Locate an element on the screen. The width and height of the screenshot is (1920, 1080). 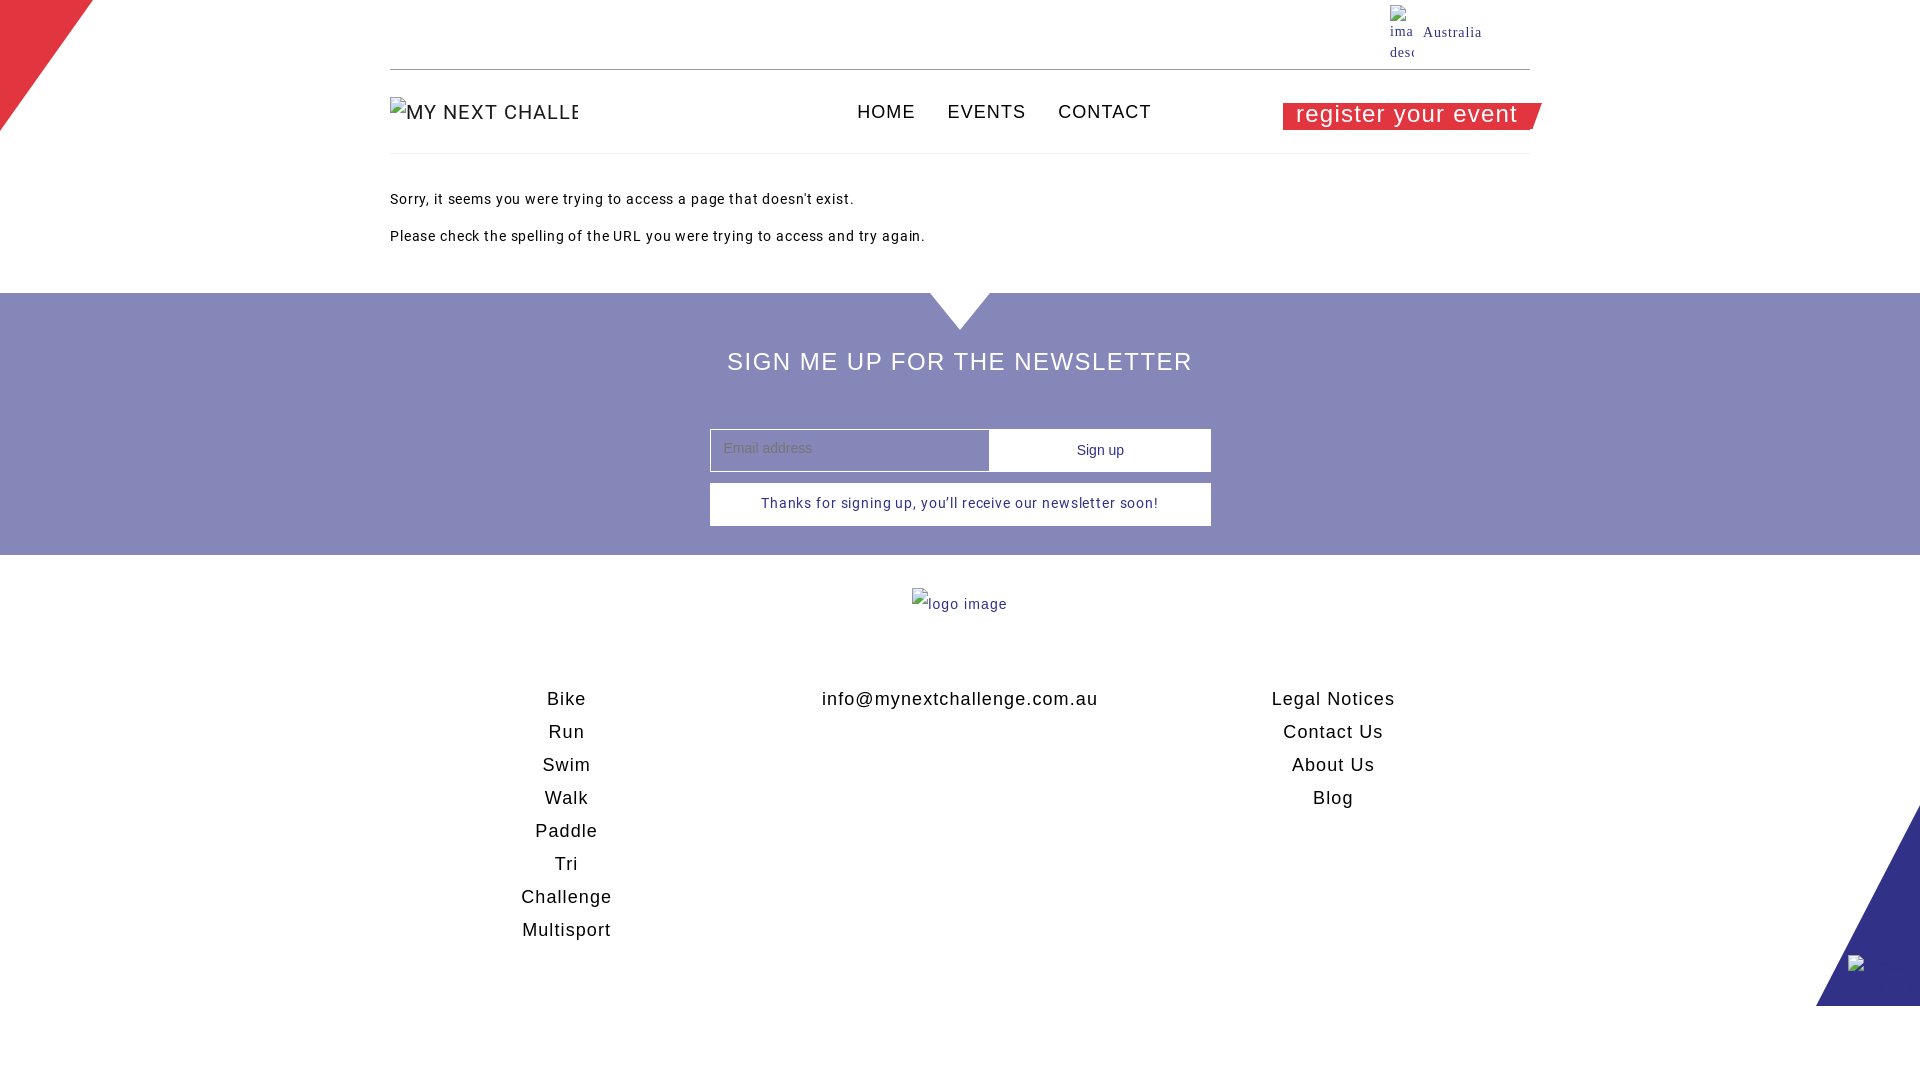
'Multisport' is located at coordinates (522, 929).